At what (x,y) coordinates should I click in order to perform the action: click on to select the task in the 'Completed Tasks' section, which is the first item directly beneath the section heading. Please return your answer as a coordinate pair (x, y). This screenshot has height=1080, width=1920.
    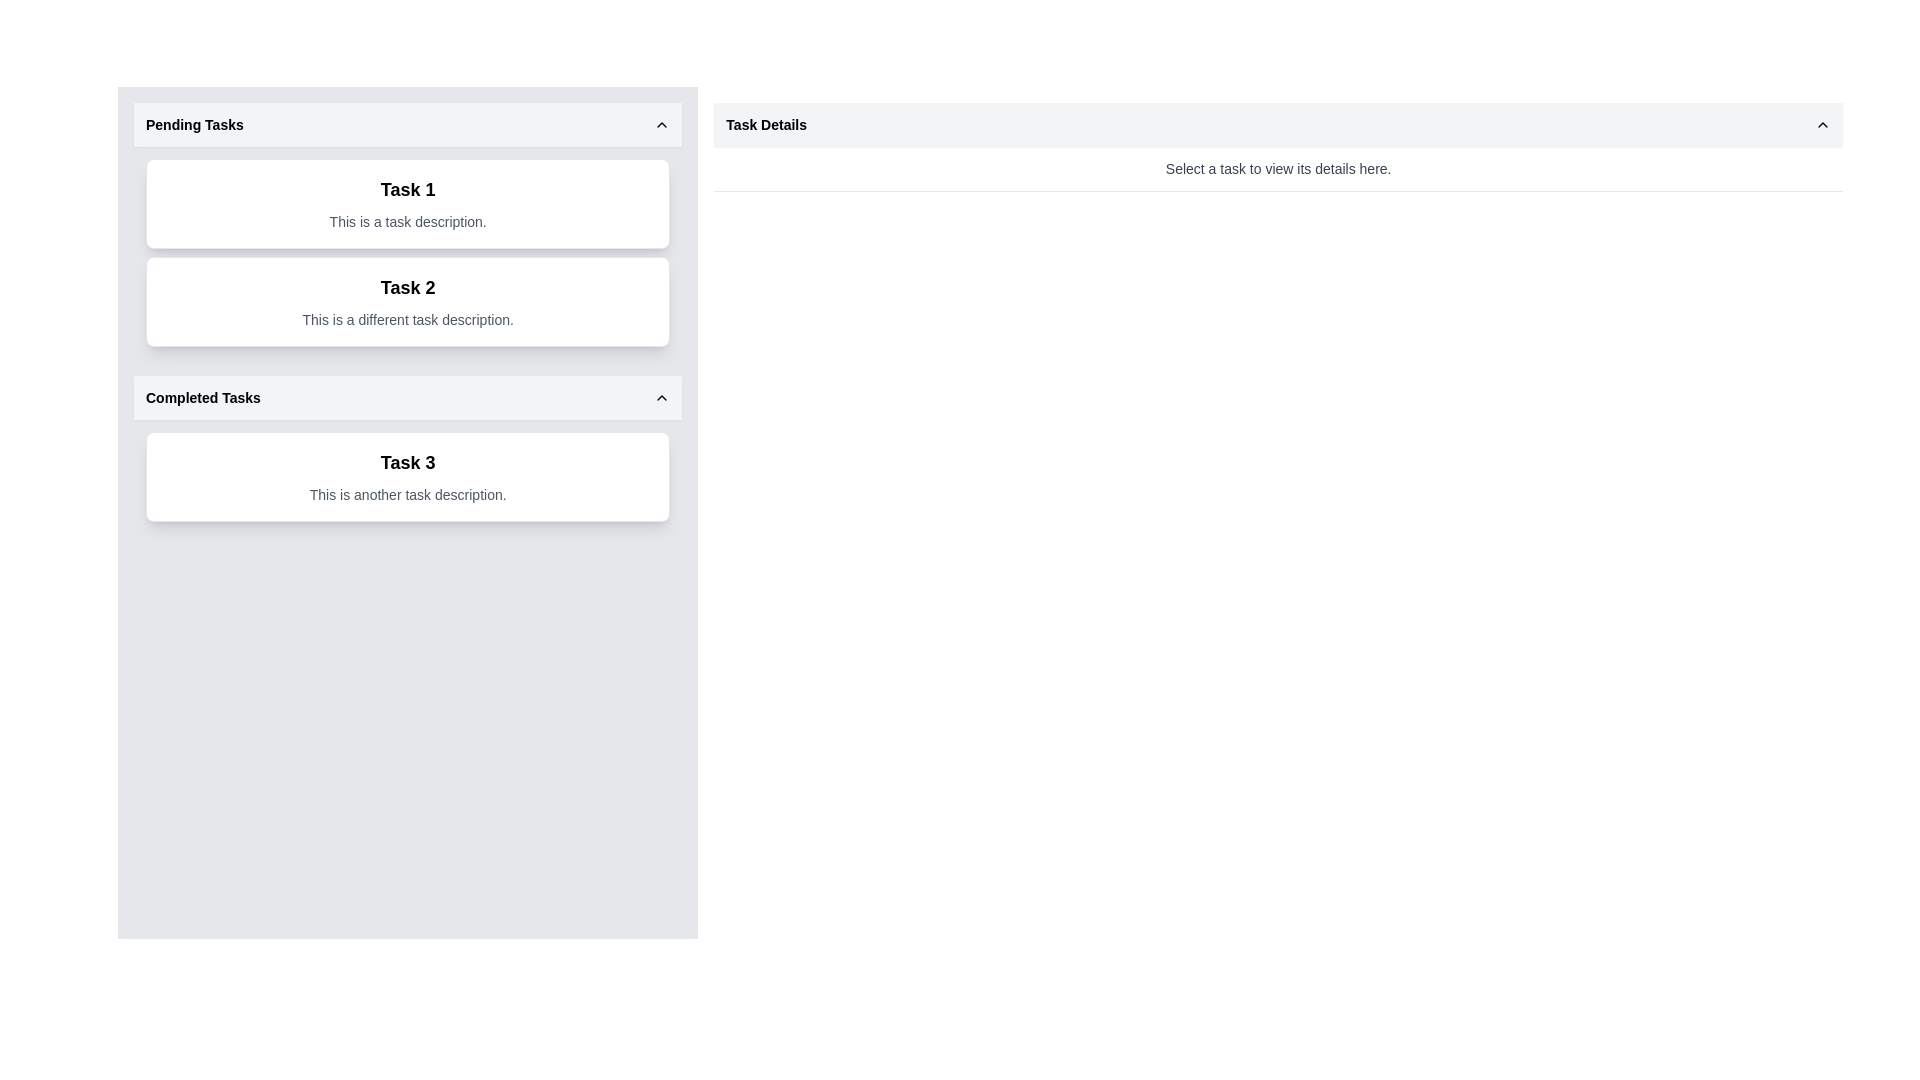
    Looking at the image, I should click on (407, 477).